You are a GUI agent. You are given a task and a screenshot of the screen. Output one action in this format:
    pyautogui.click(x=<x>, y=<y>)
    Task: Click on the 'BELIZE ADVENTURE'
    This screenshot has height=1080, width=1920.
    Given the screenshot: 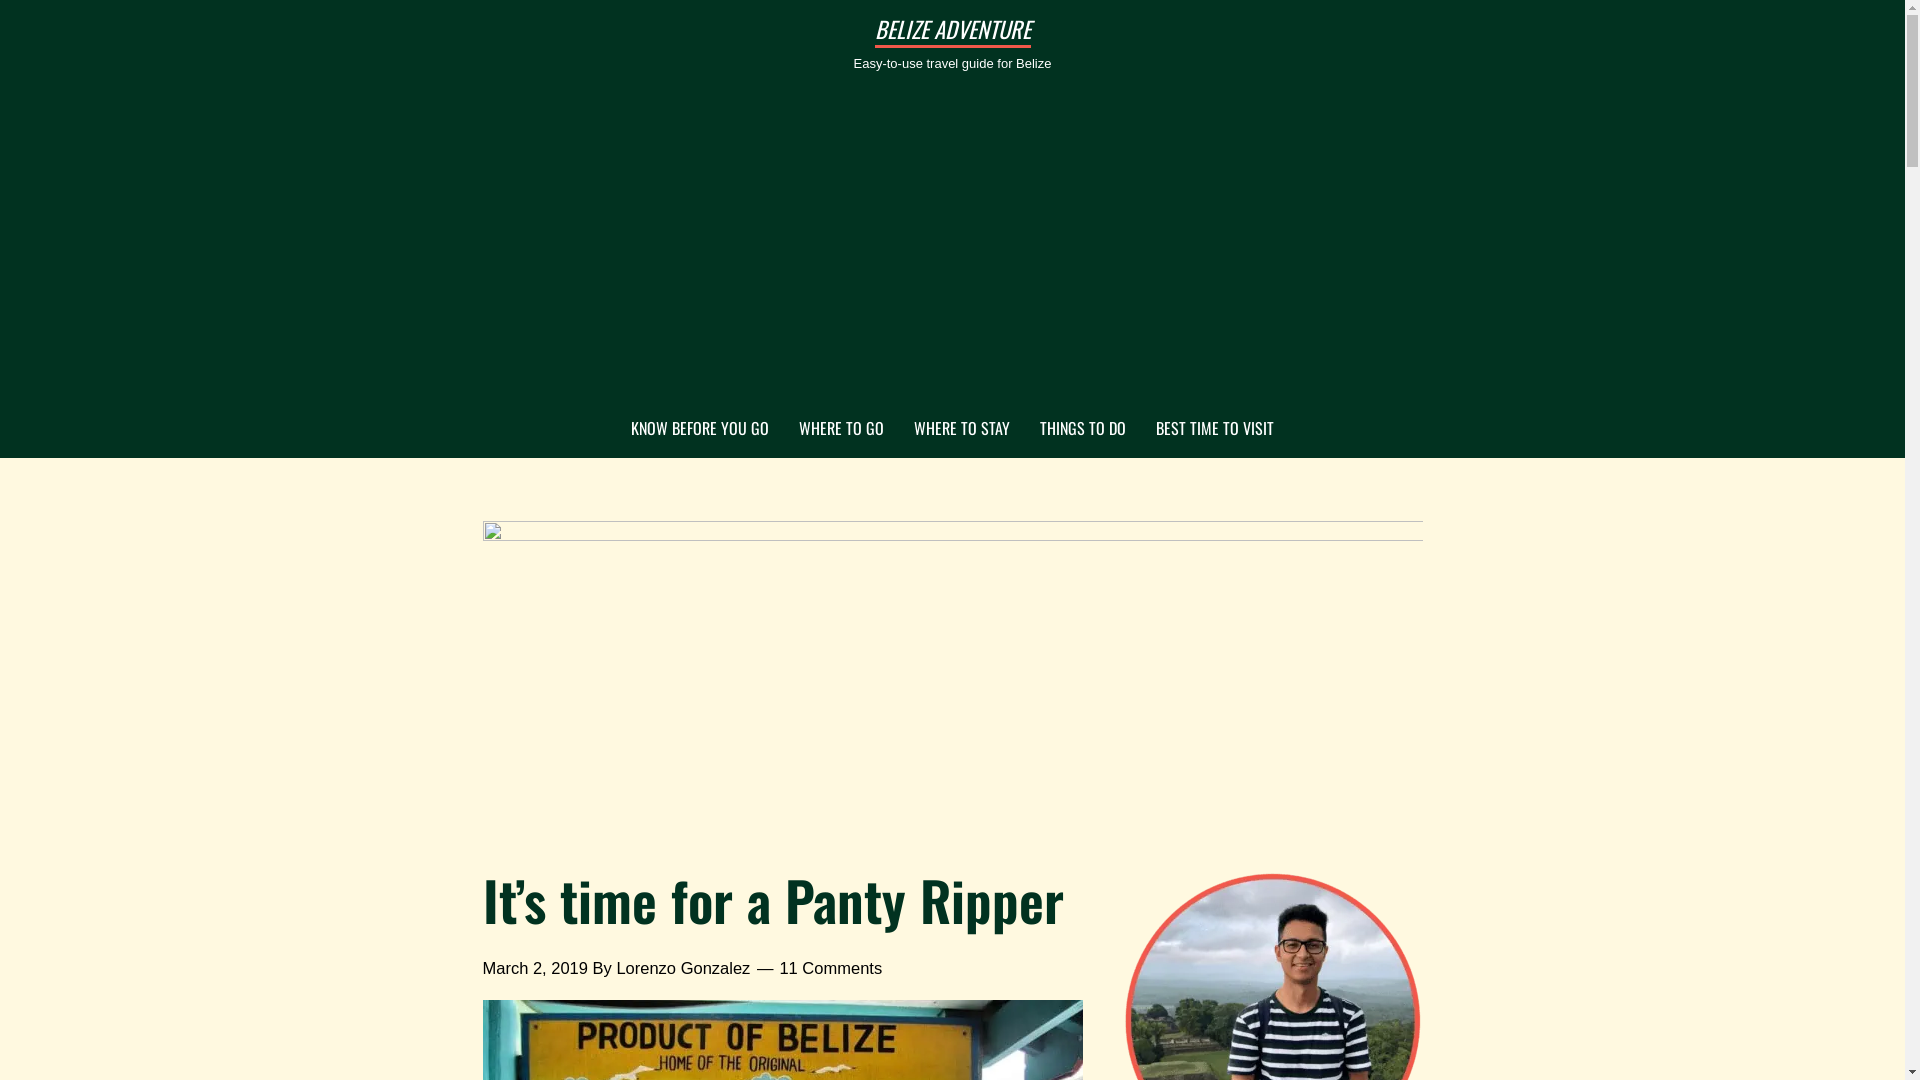 What is the action you would take?
    pyautogui.click(x=950, y=29)
    